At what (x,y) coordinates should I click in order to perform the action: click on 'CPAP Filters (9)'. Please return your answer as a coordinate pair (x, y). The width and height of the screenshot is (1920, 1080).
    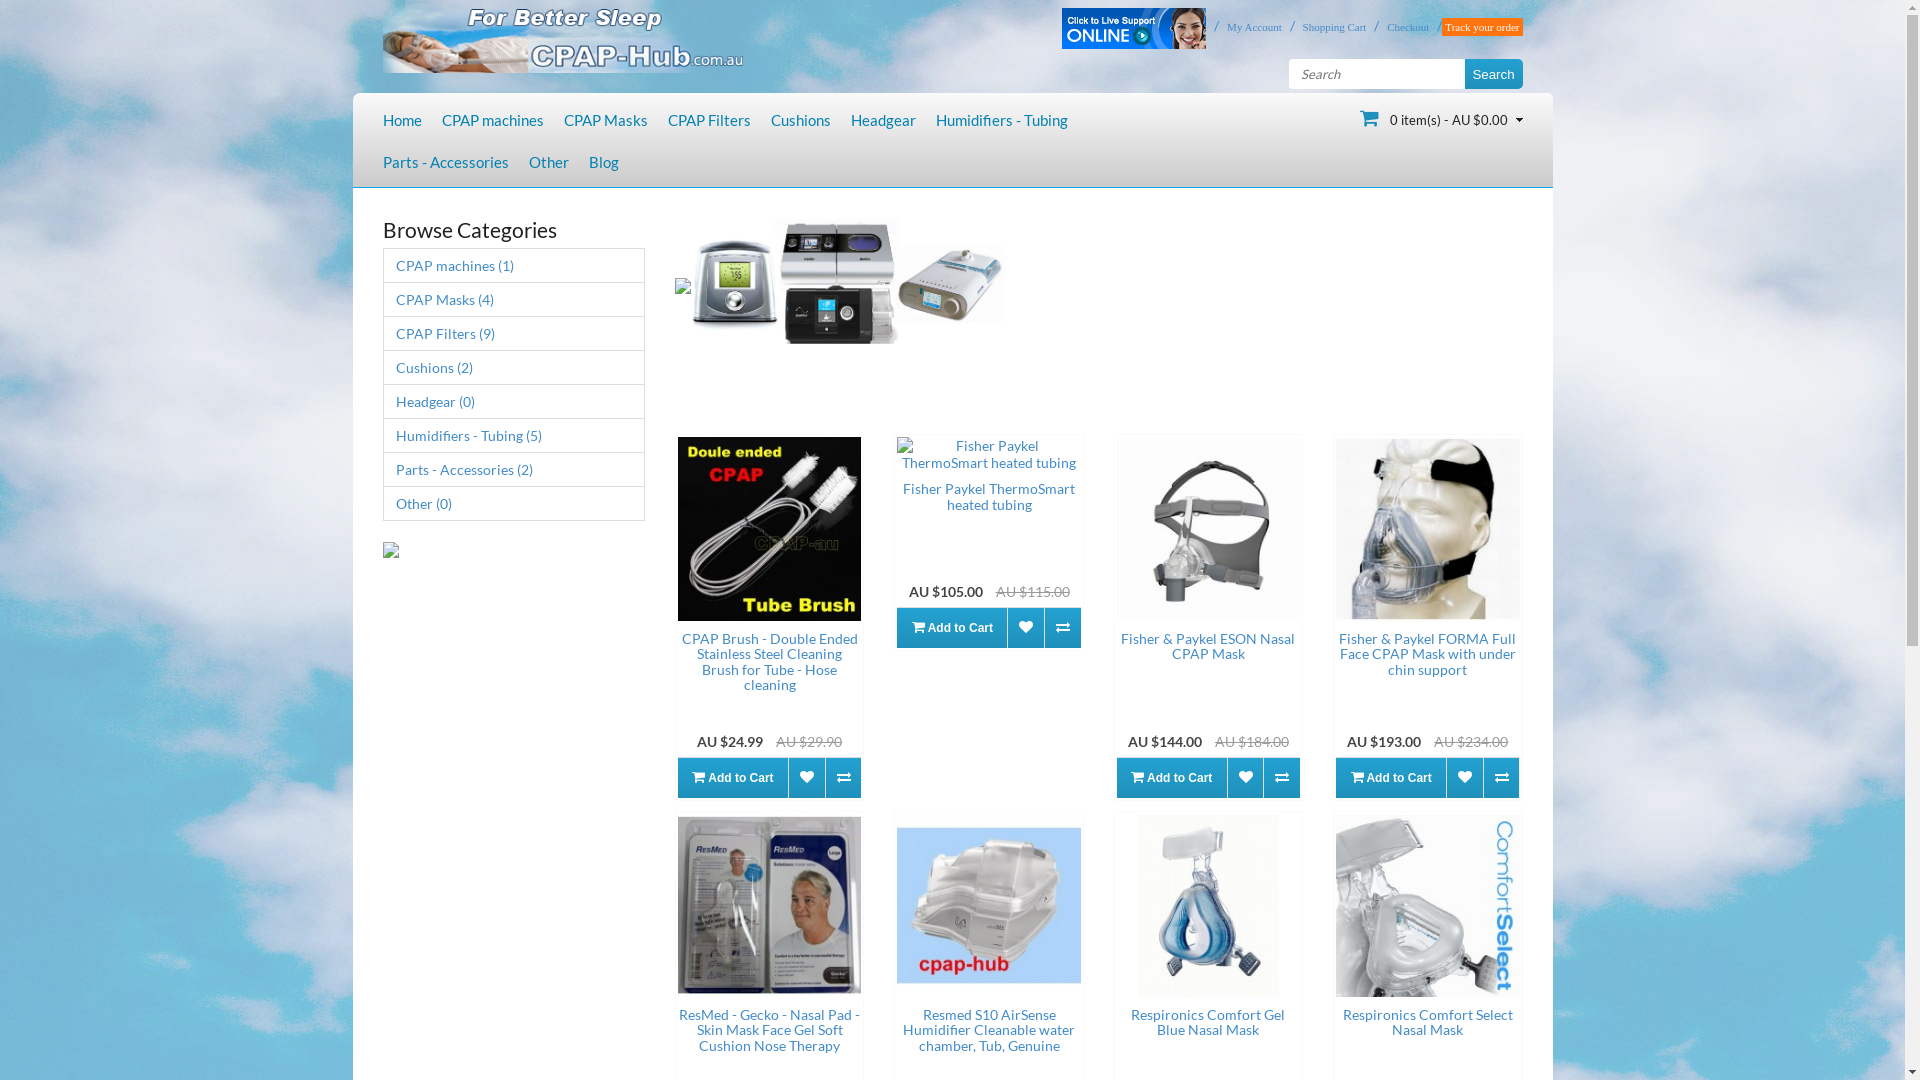
    Looking at the image, I should click on (513, 332).